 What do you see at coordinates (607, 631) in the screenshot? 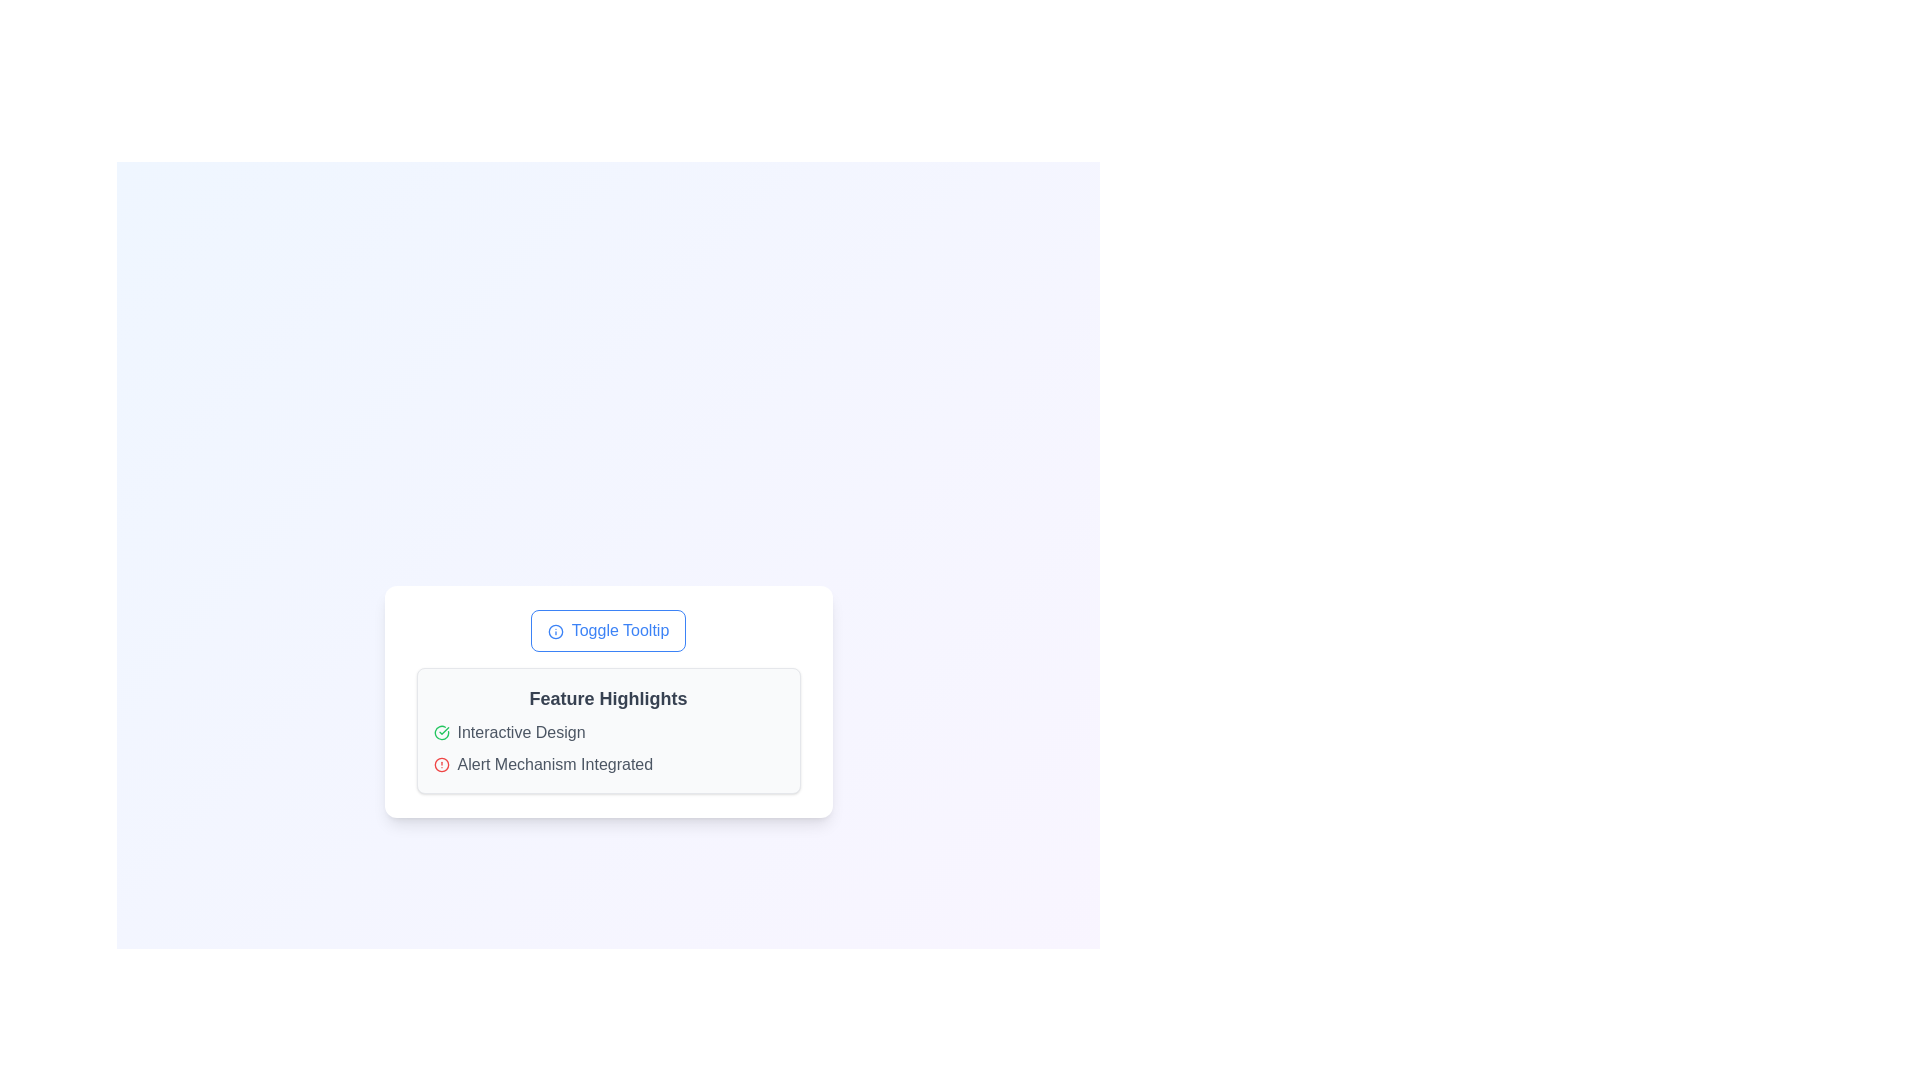
I see `the 'Toggle Tooltip' button, which has a blue border and rounded corners, to observe a style change` at bounding box center [607, 631].